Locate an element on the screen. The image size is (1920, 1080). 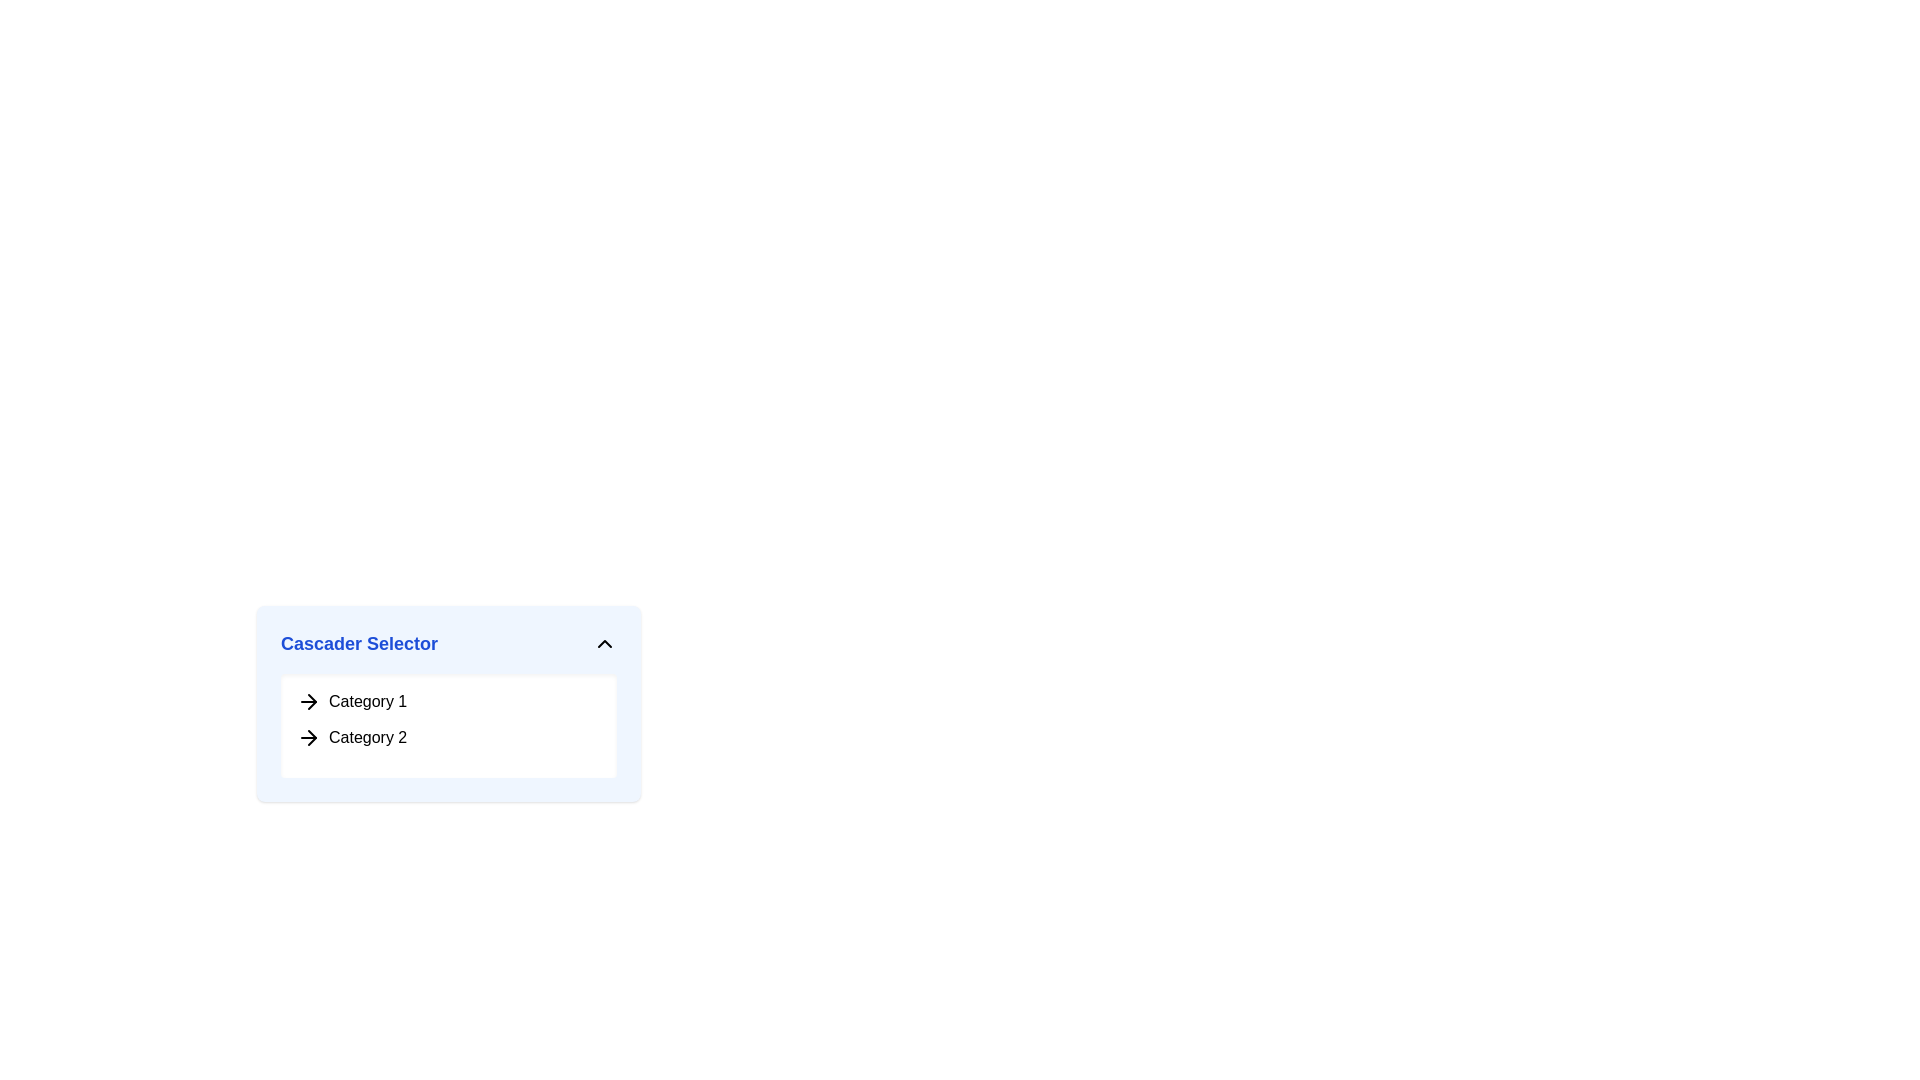
the bold text element displaying 'Cascader Selector' in blue color located in the header area of the dropdown menu is located at coordinates (359, 644).